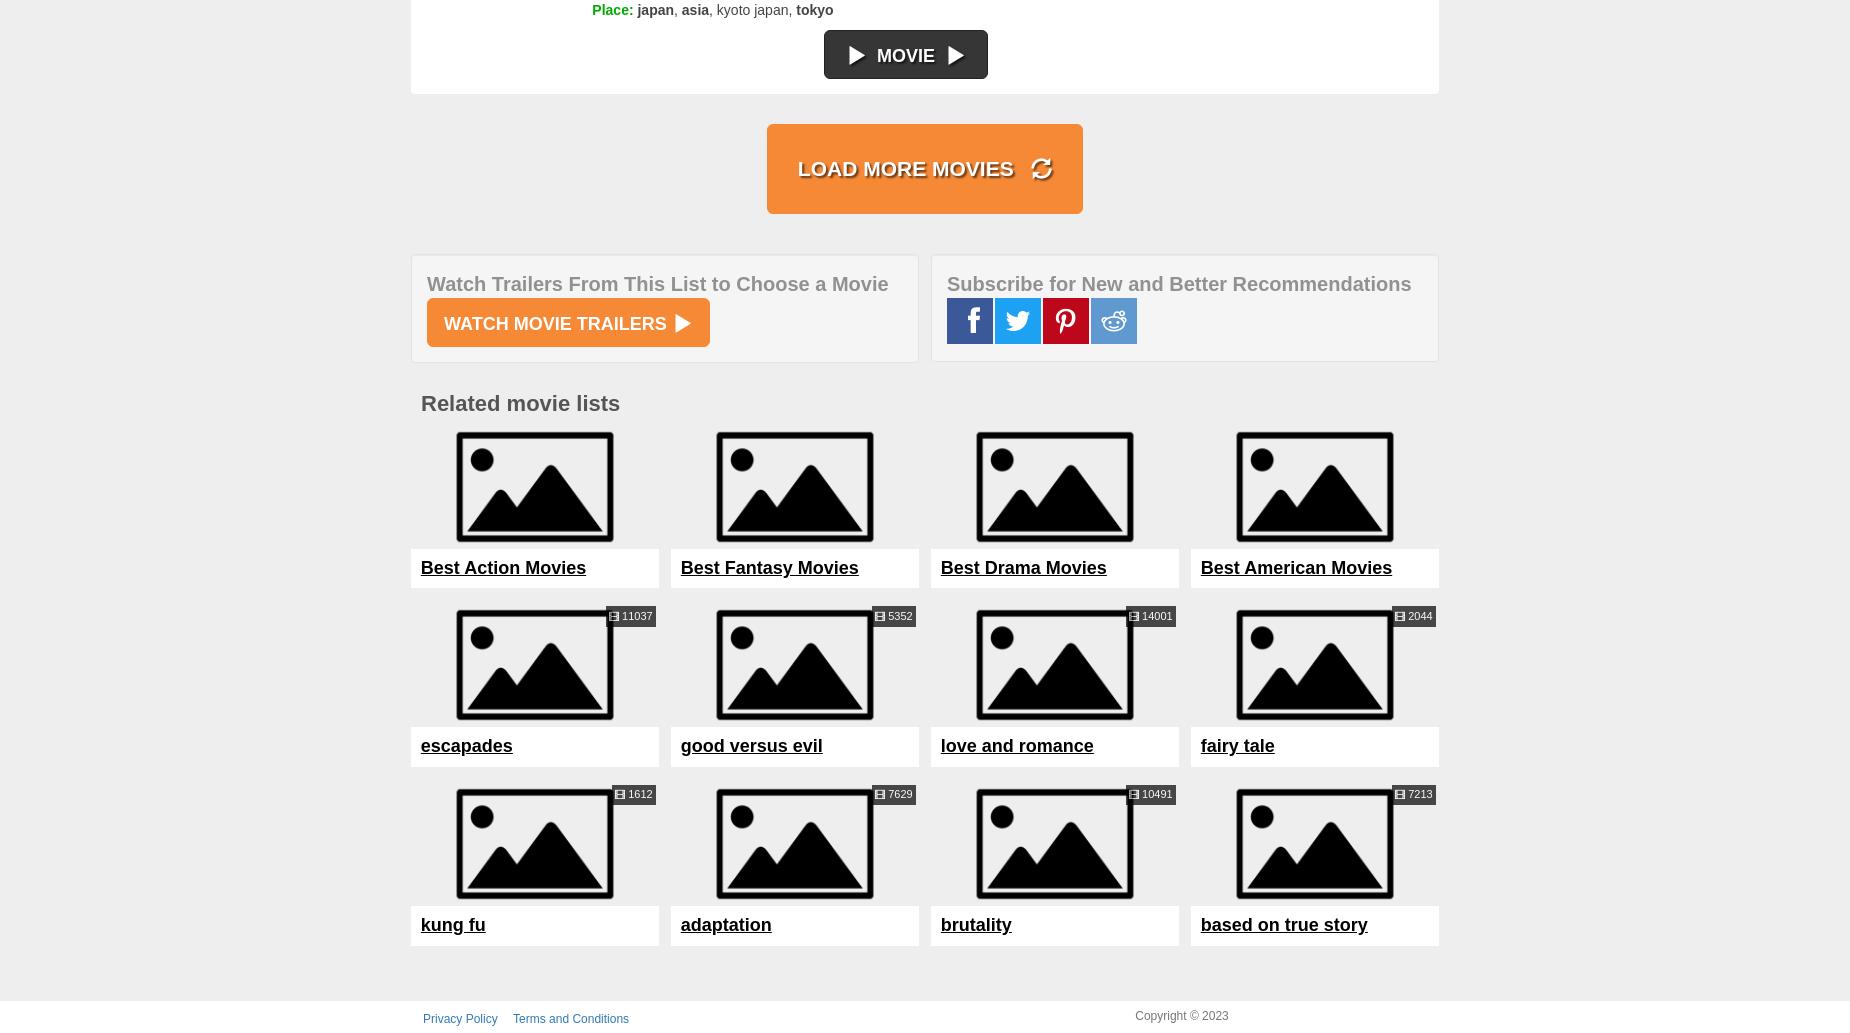  I want to click on 'adaptation', so click(725, 924).